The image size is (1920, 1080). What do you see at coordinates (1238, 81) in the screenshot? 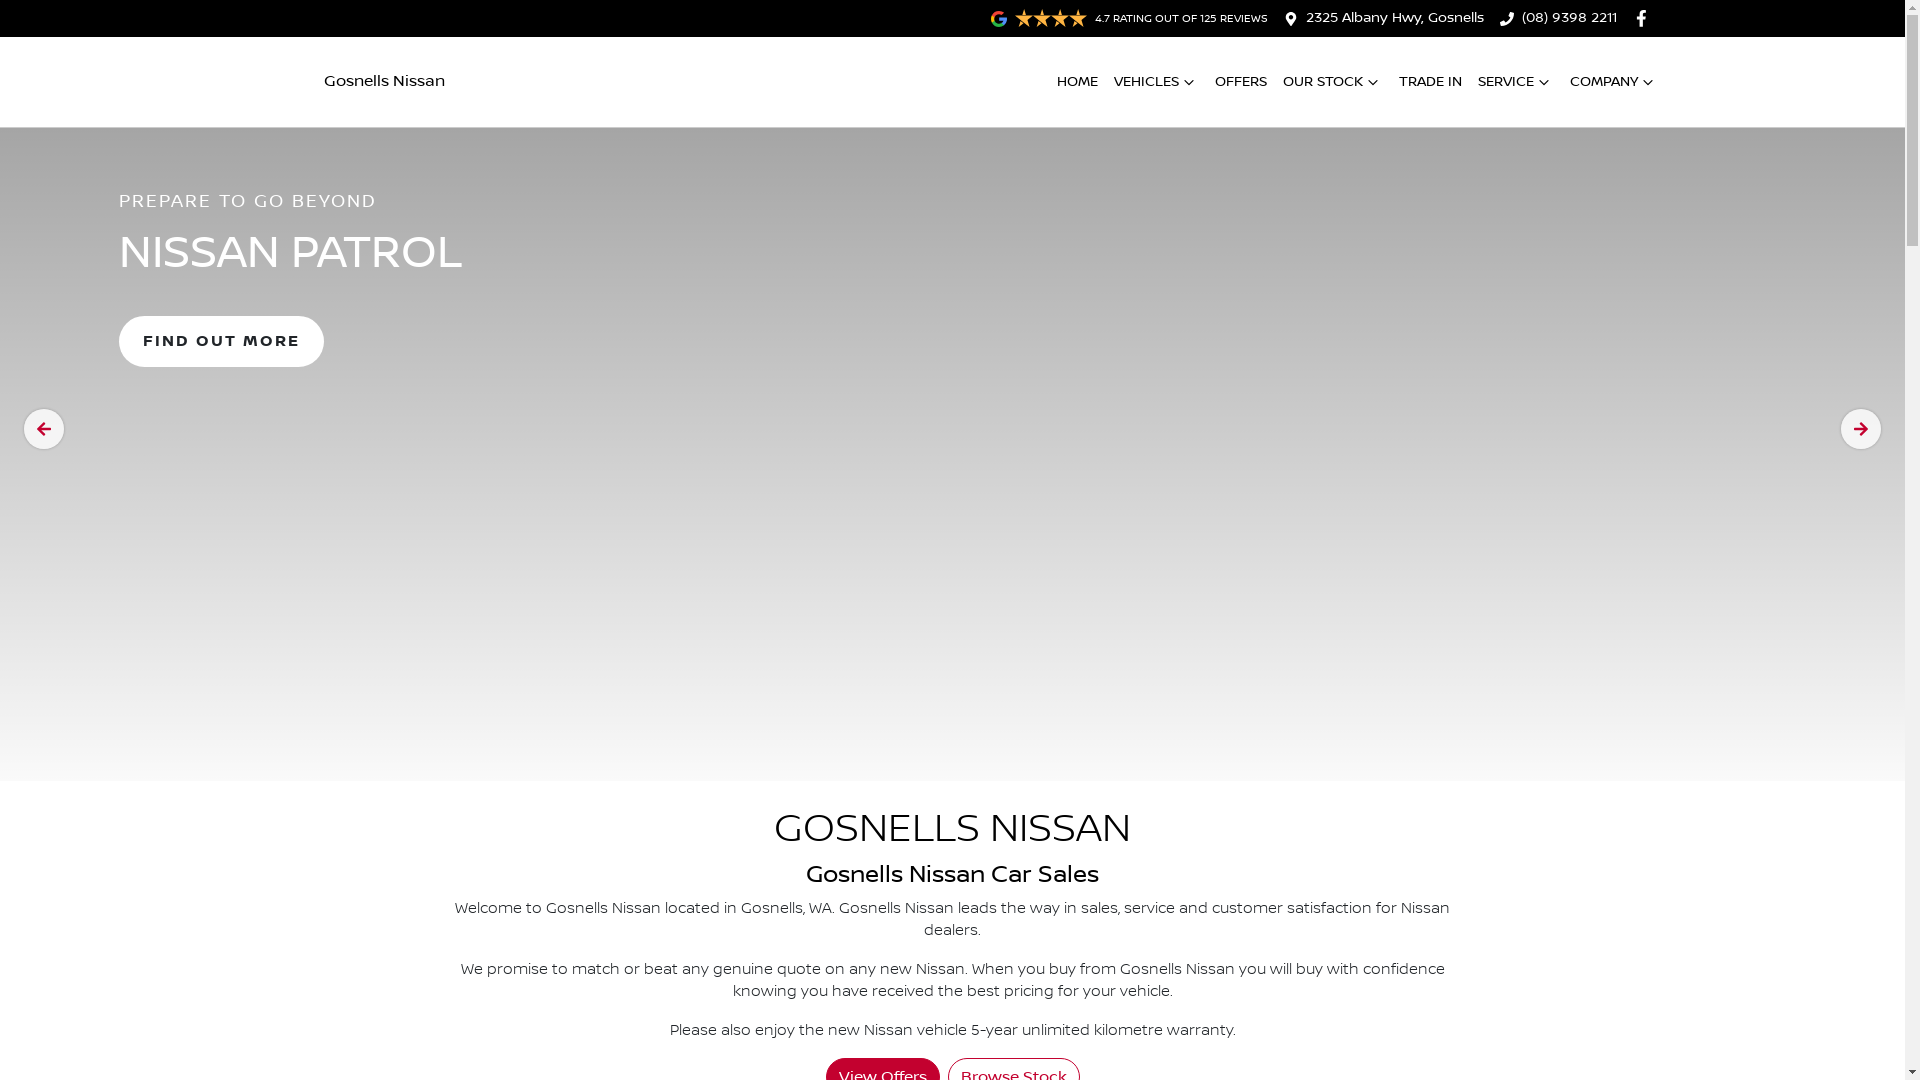
I see `'OFFERS'` at bounding box center [1238, 81].